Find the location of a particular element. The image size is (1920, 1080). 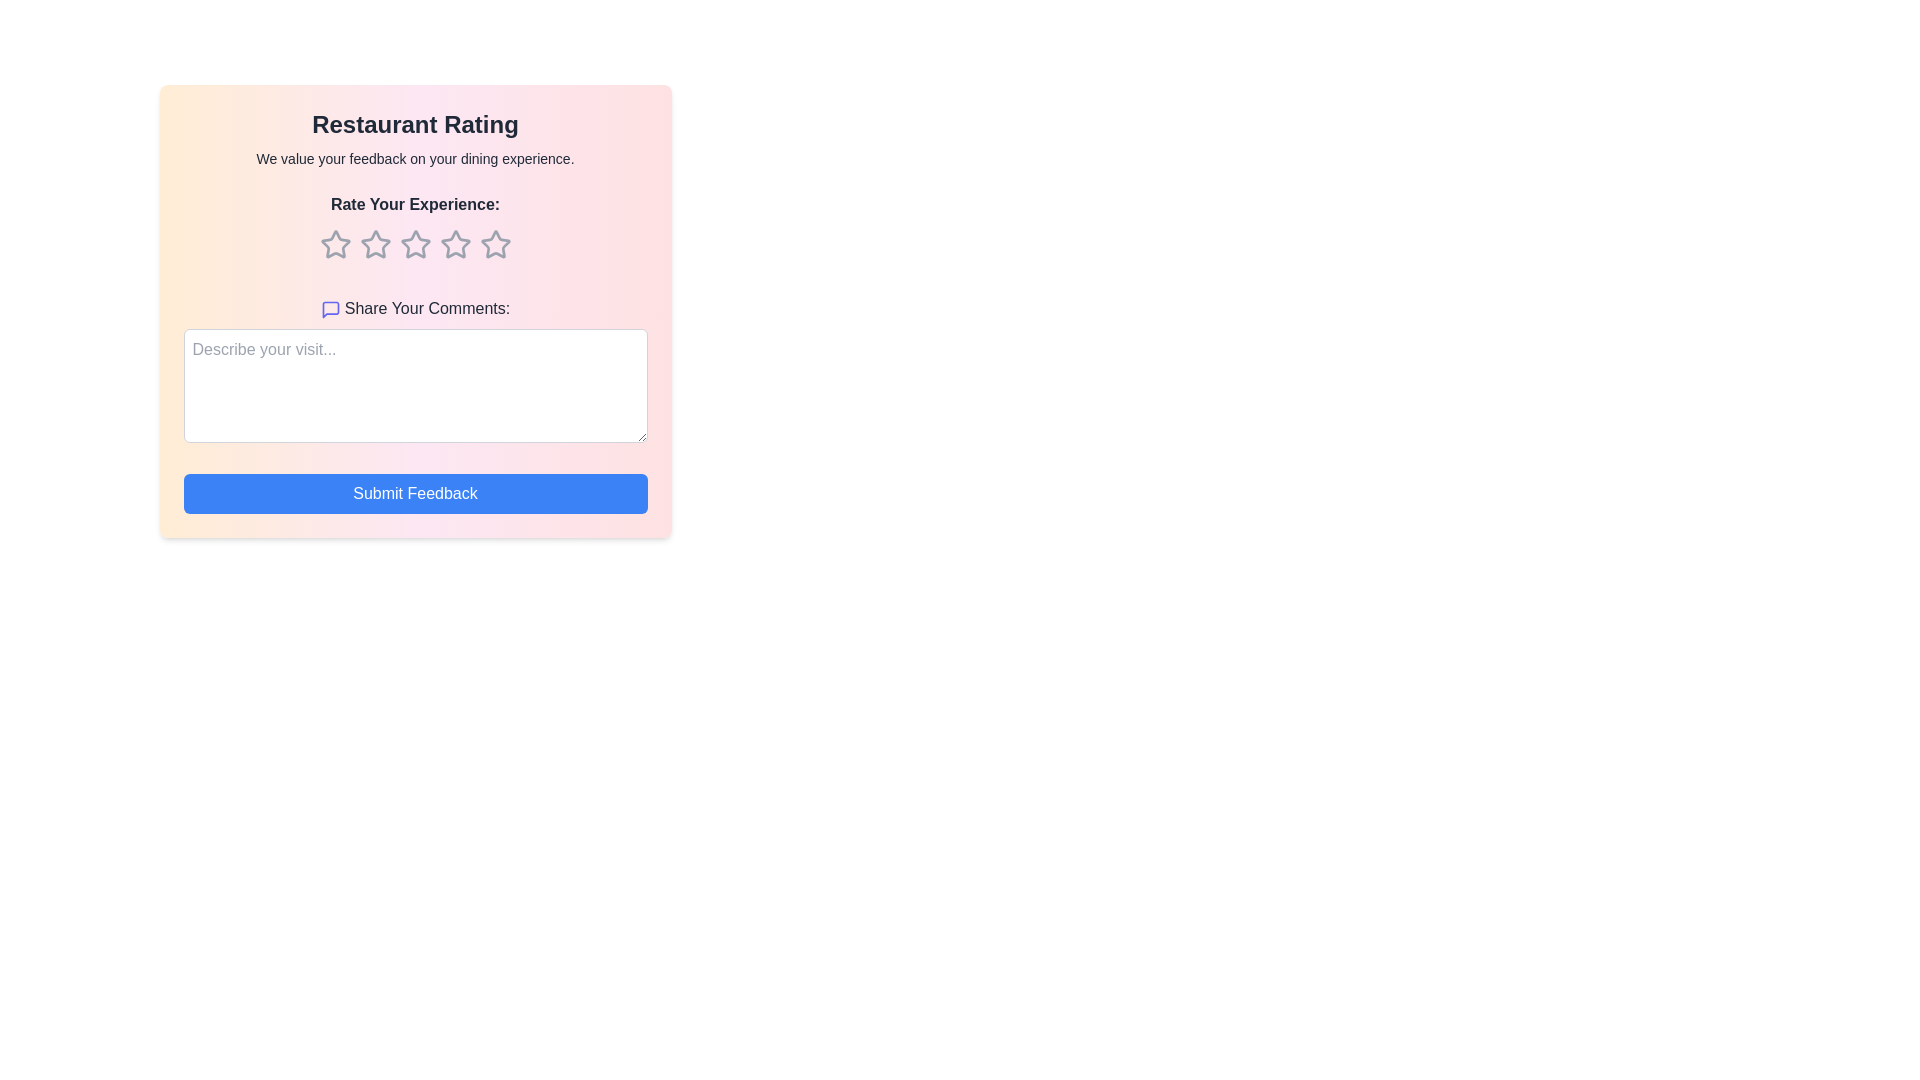

the third star in the rating component below the 'Rate Your Experience:' label is located at coordinates (414, 244).